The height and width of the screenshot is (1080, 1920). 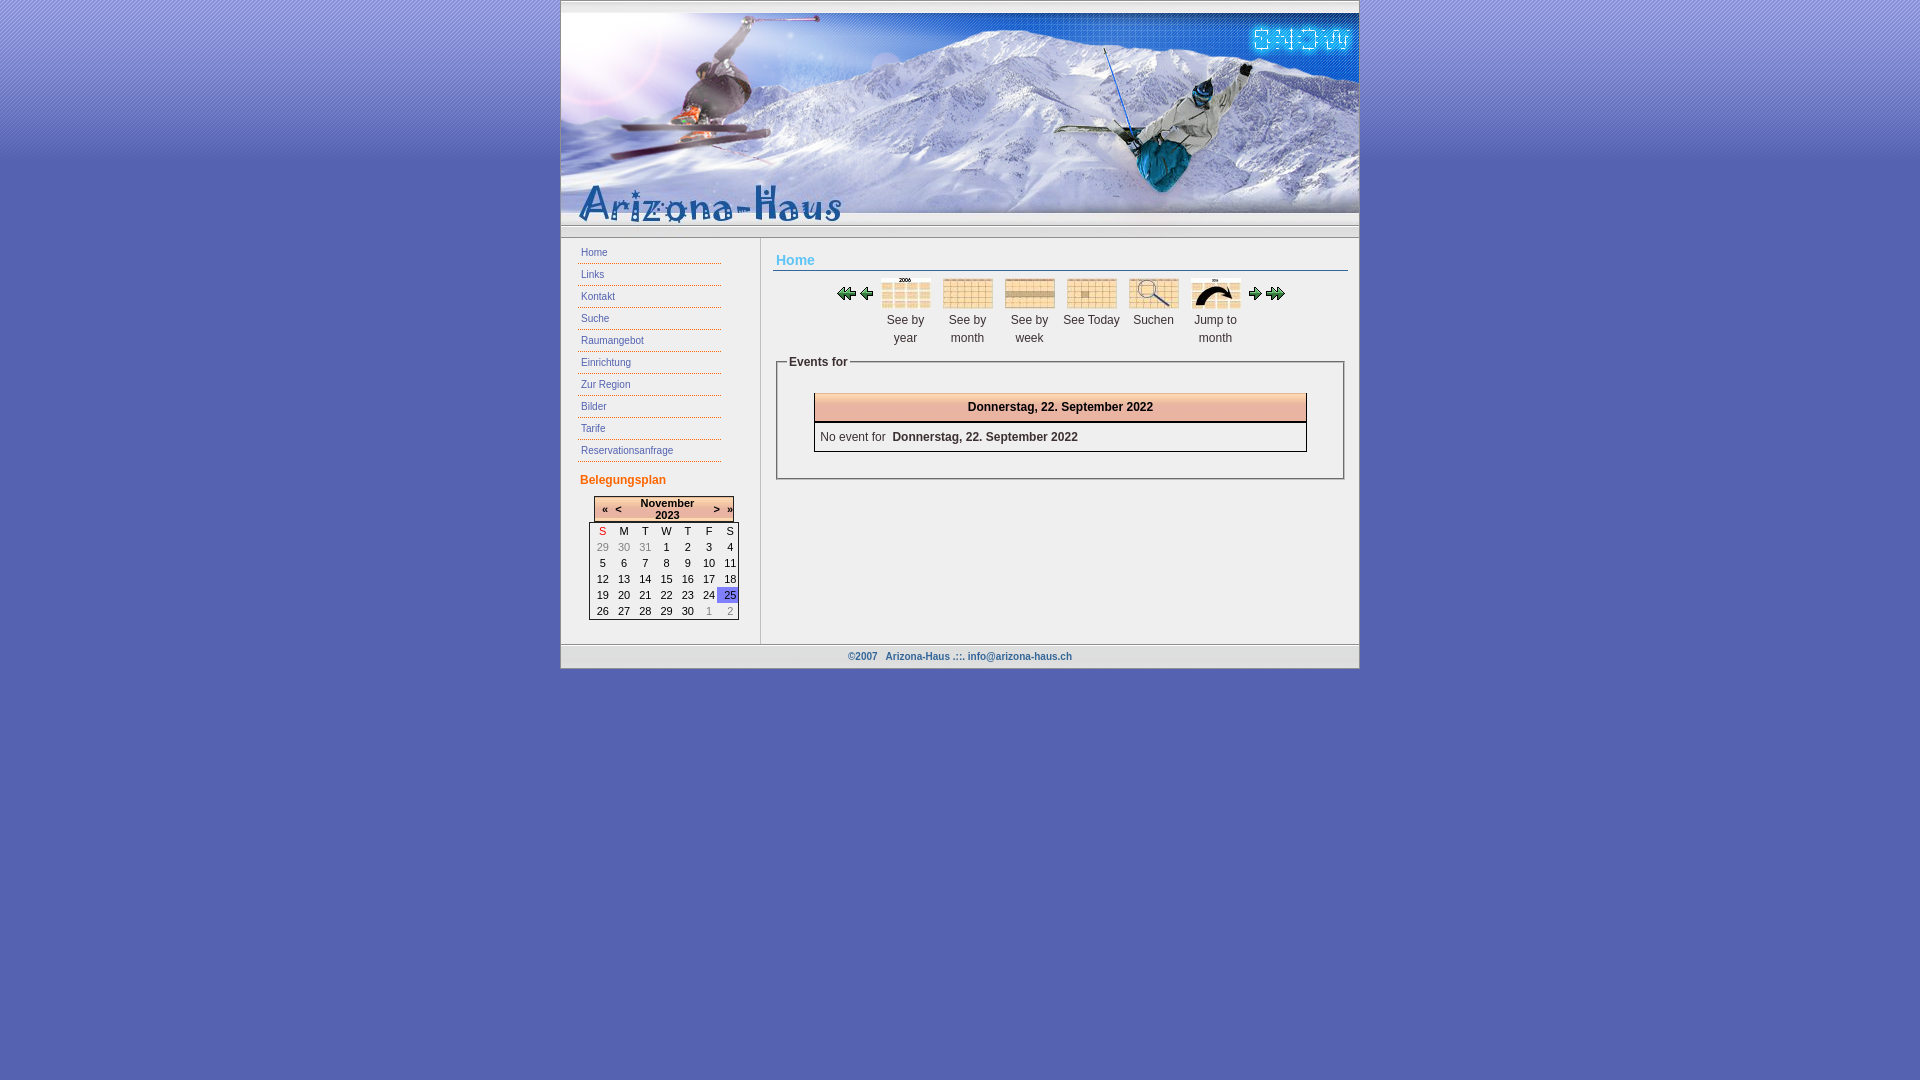 What do you see at coordinates (728, 563) in the screenshot?
I see `'11'` at bounding box center [728, 563].